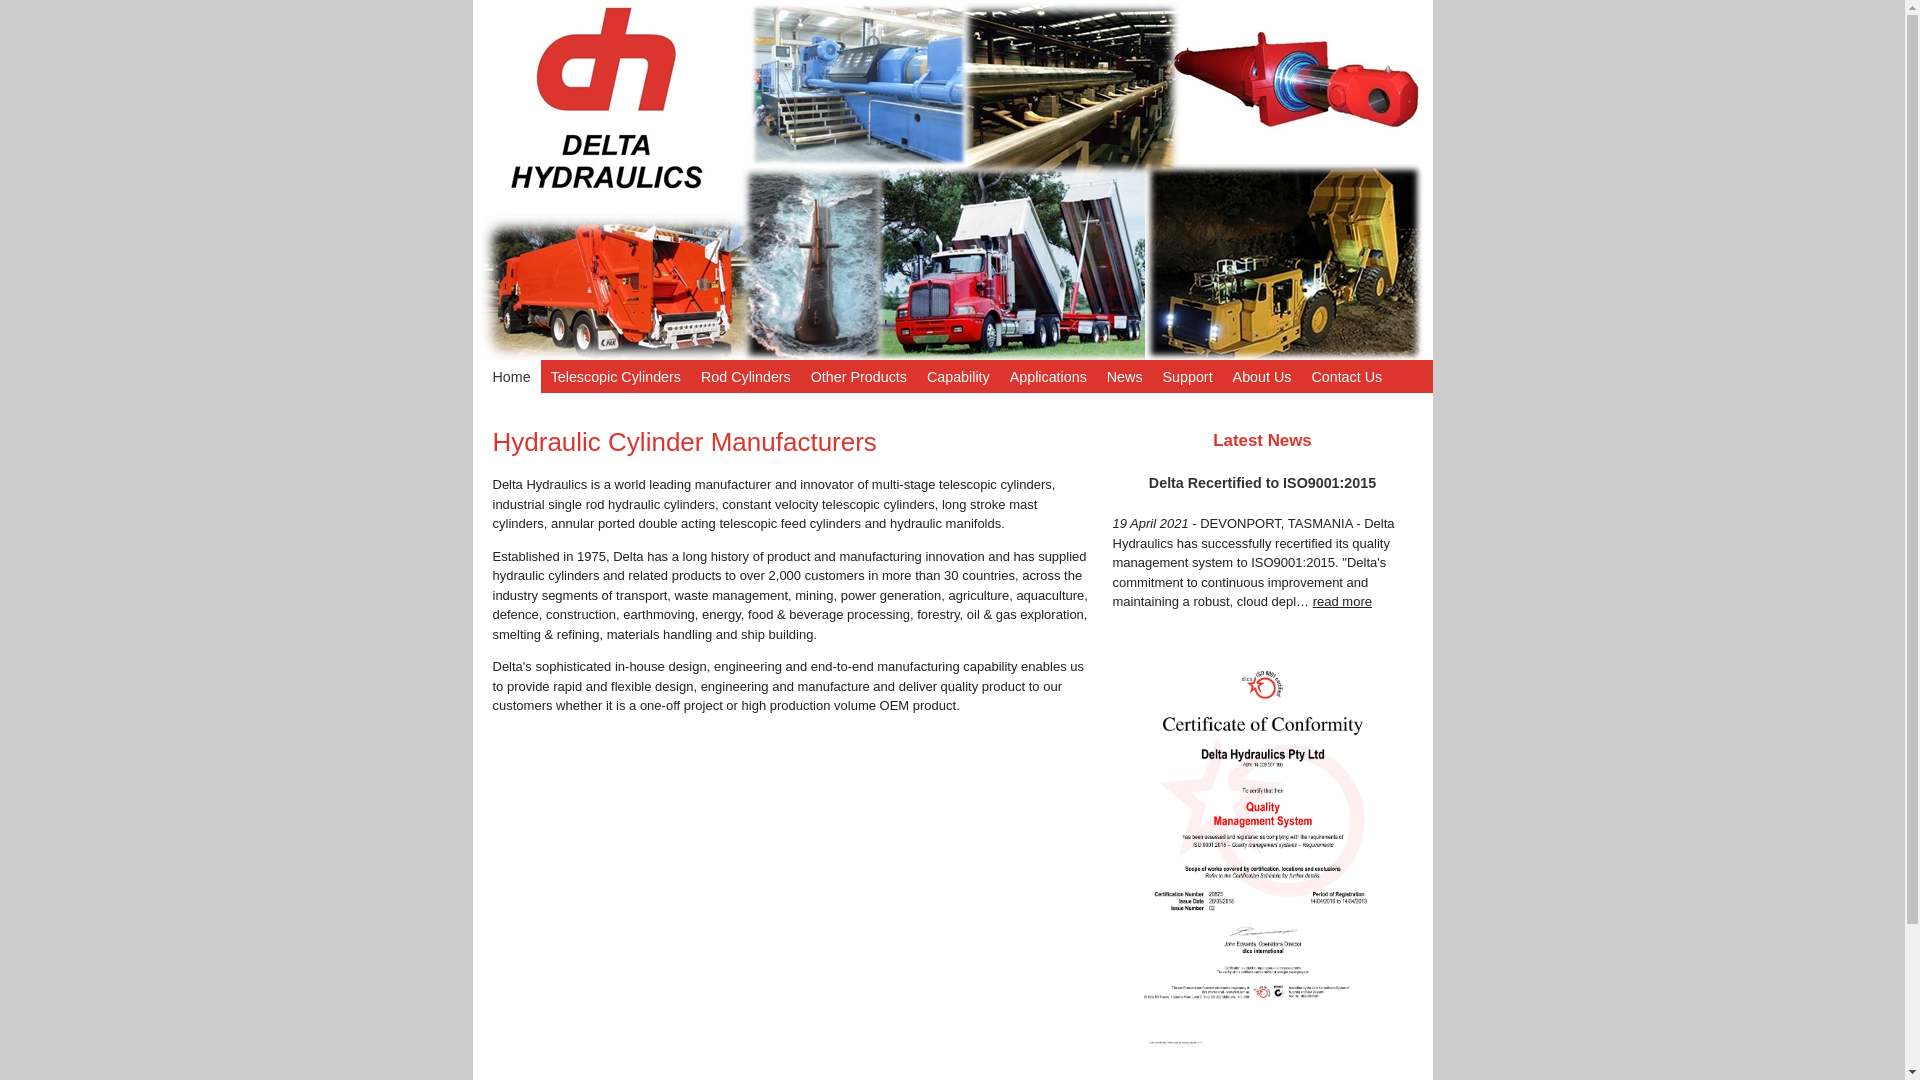  What do you see at coordinates (1047, 376) in the screenshot?
I see `'Applications'` at bounding box center [1047, 376].